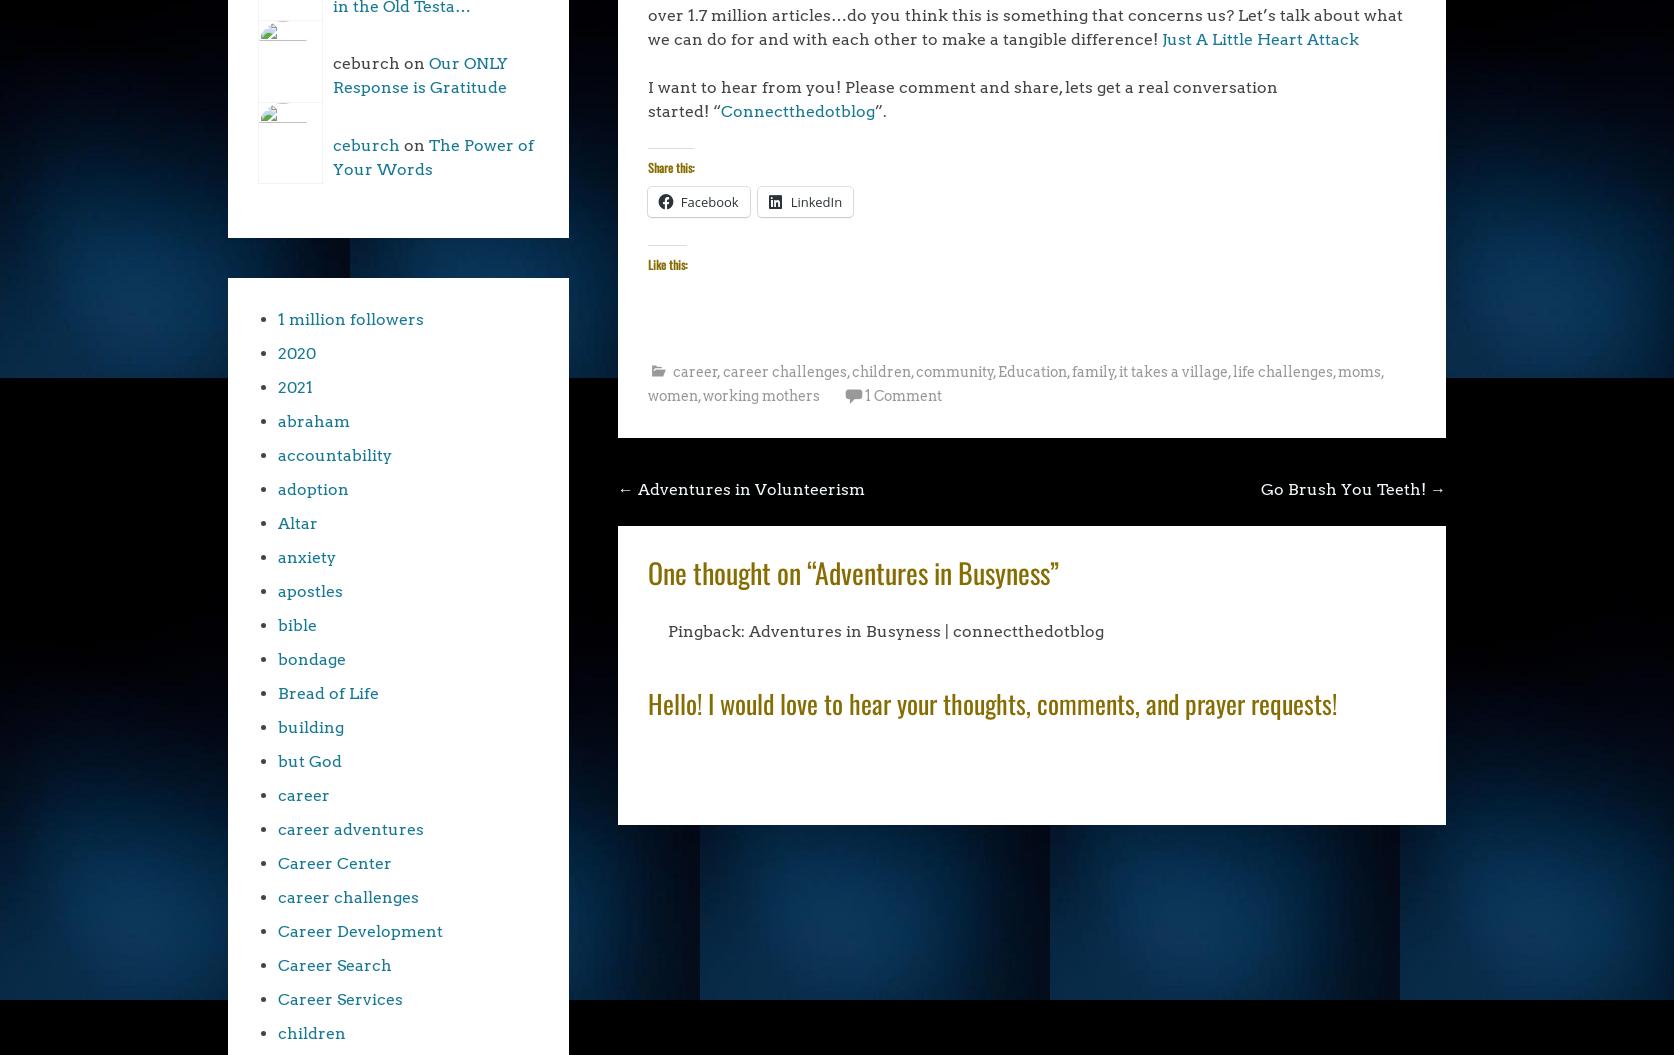  Describe the element at coordinates (1258, 38) in the screenshot. I see `'Just A Little Heart Attack'` at that location.